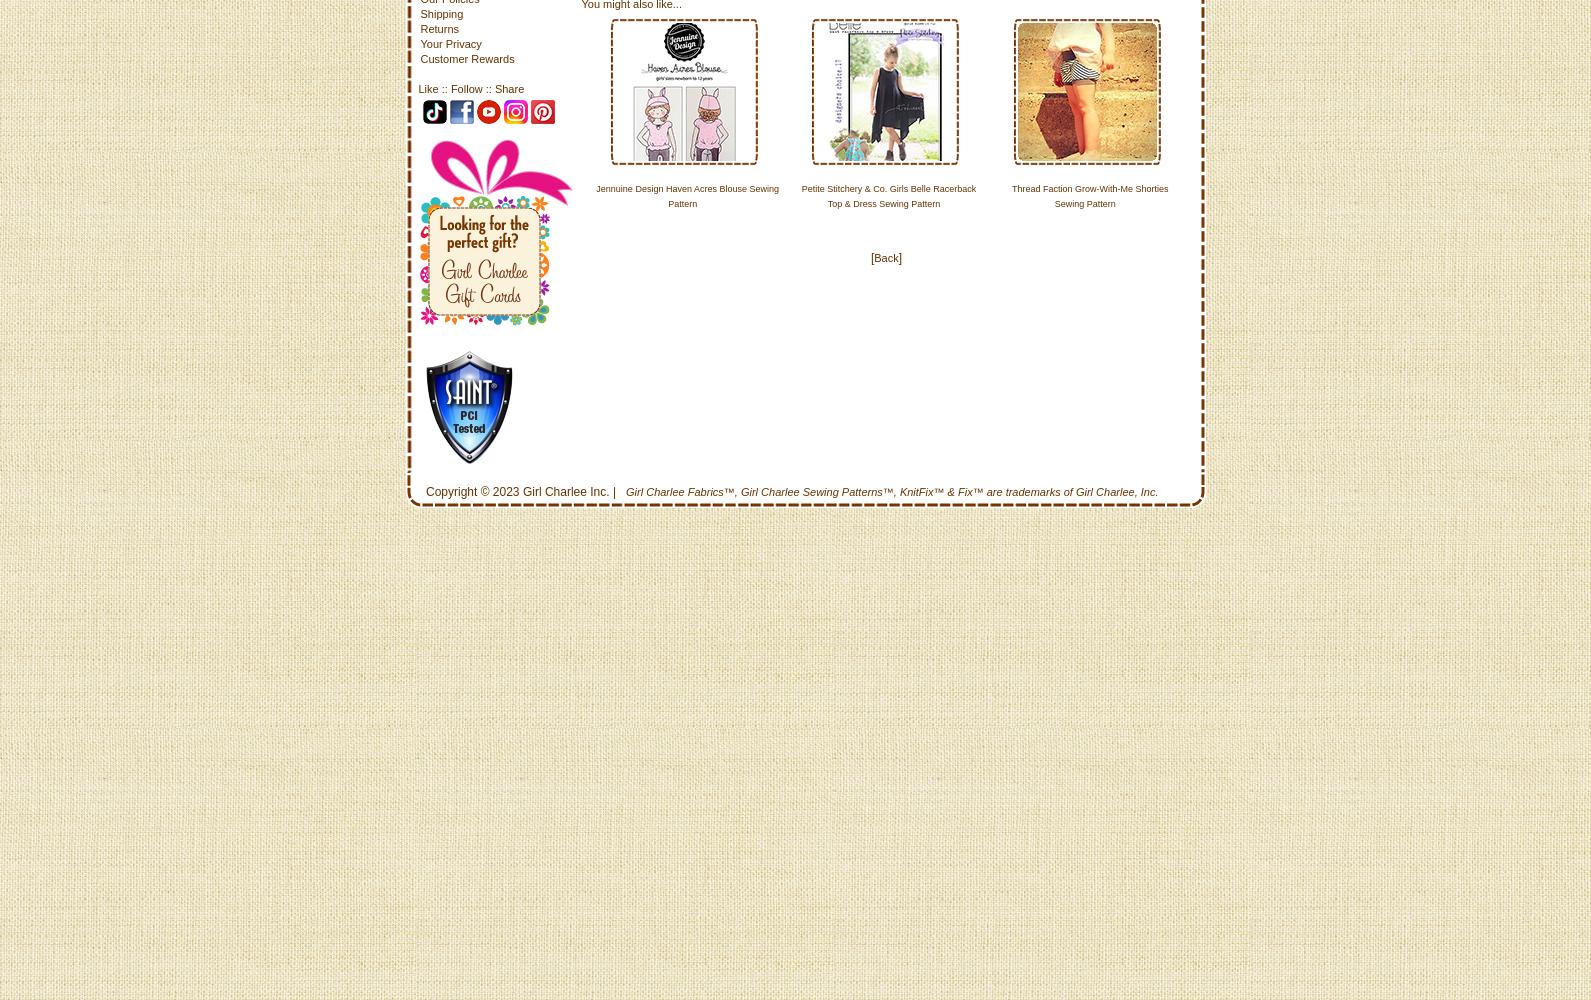  Describe the element at coordinates (872, 258) in the screenshot. I see `'Back'` at that location.